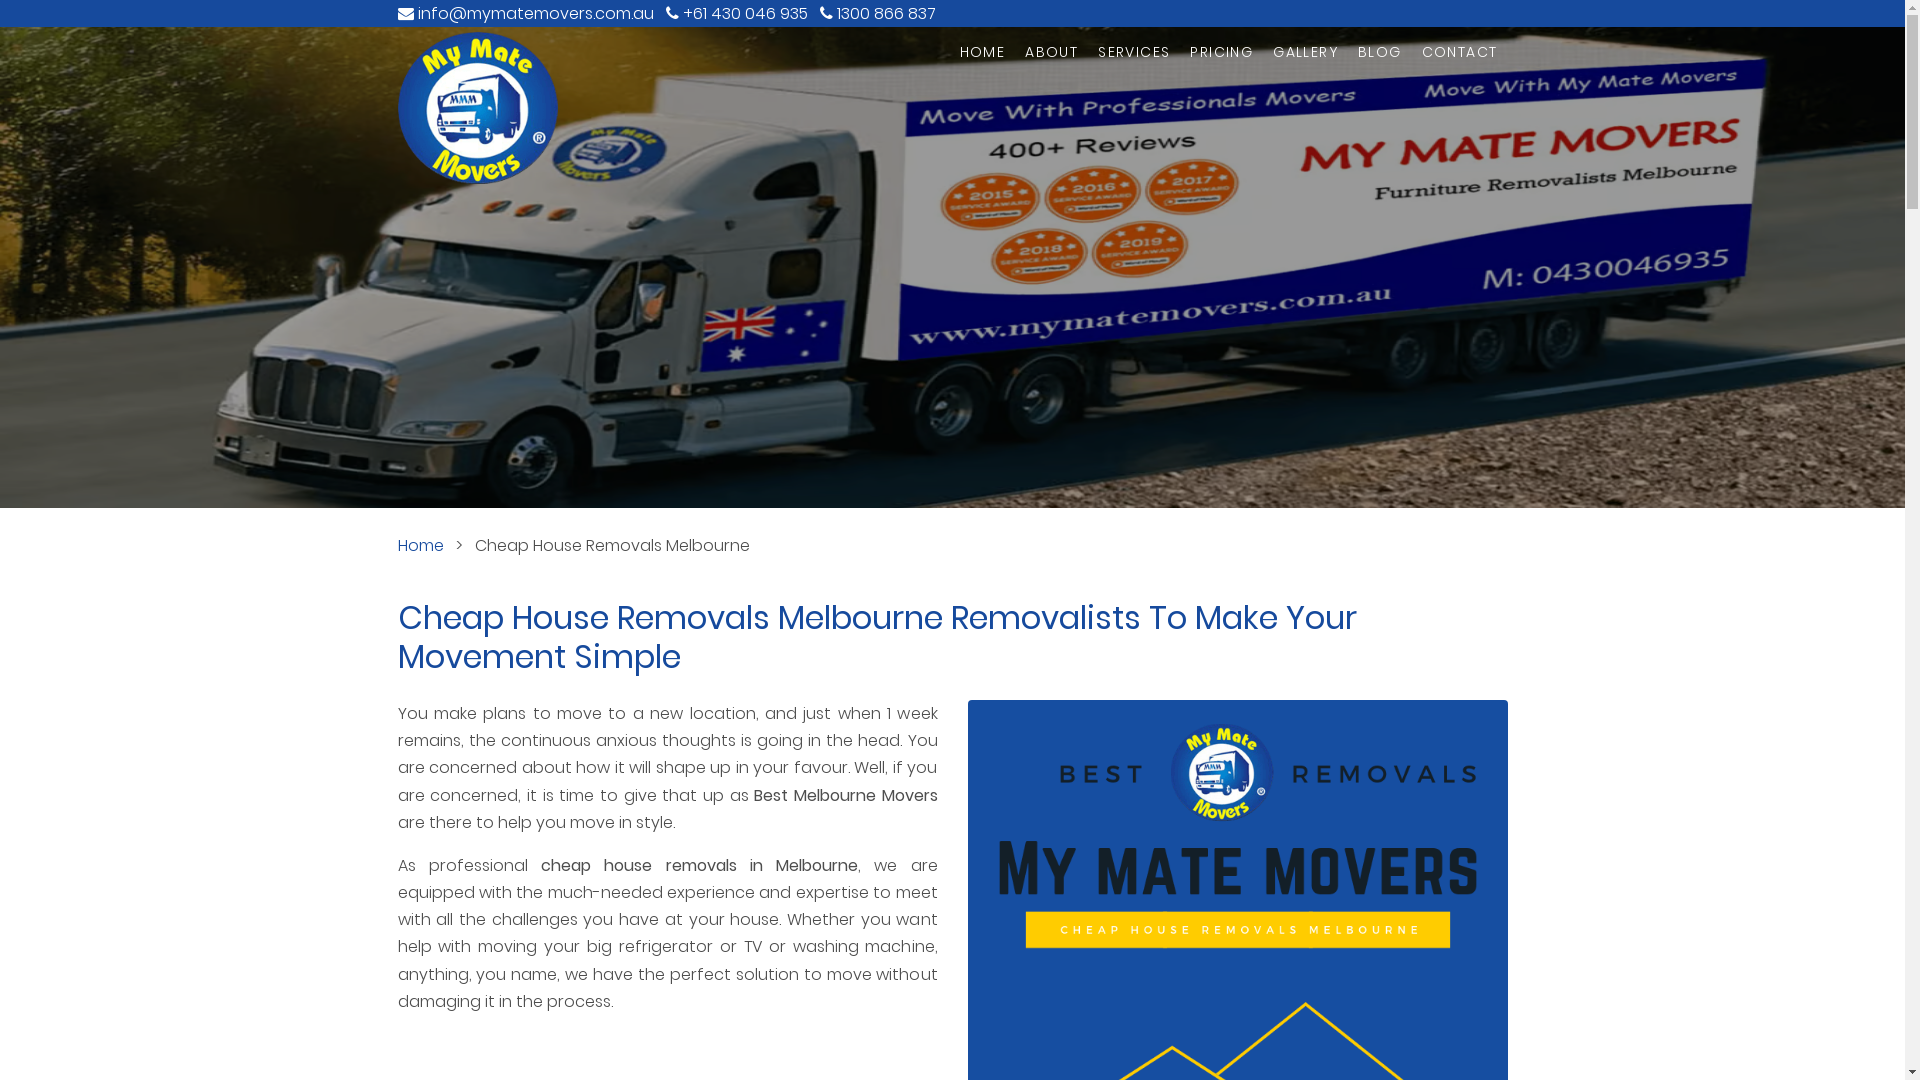 The image size is (1920, 1080). I want to click on 'SERVICES', so click(1133, 50).